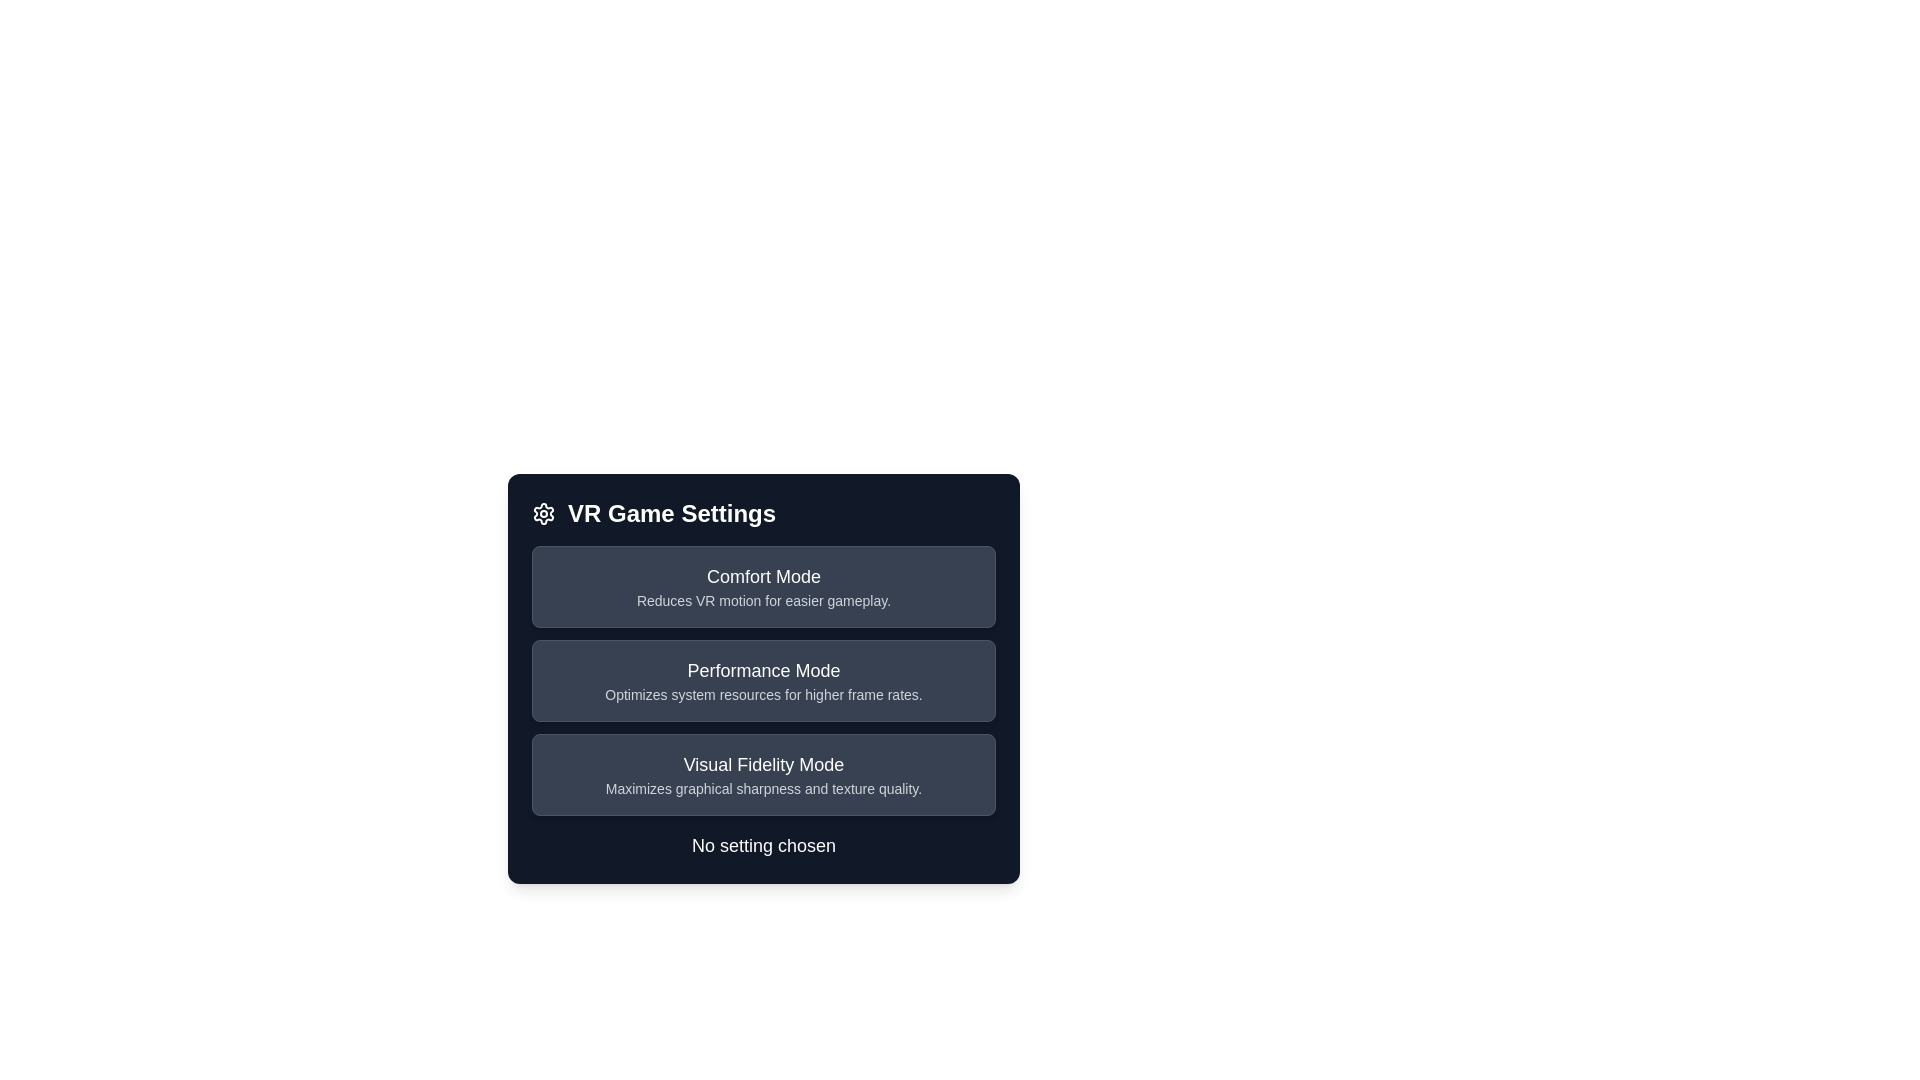 This screenshot has height=1080, width=1920. Describe the element at coordinates (762, 677) in the screenshot. I see `the 'Performance Mode' list item, which is the second item in the VR Game Settings options` at that location.